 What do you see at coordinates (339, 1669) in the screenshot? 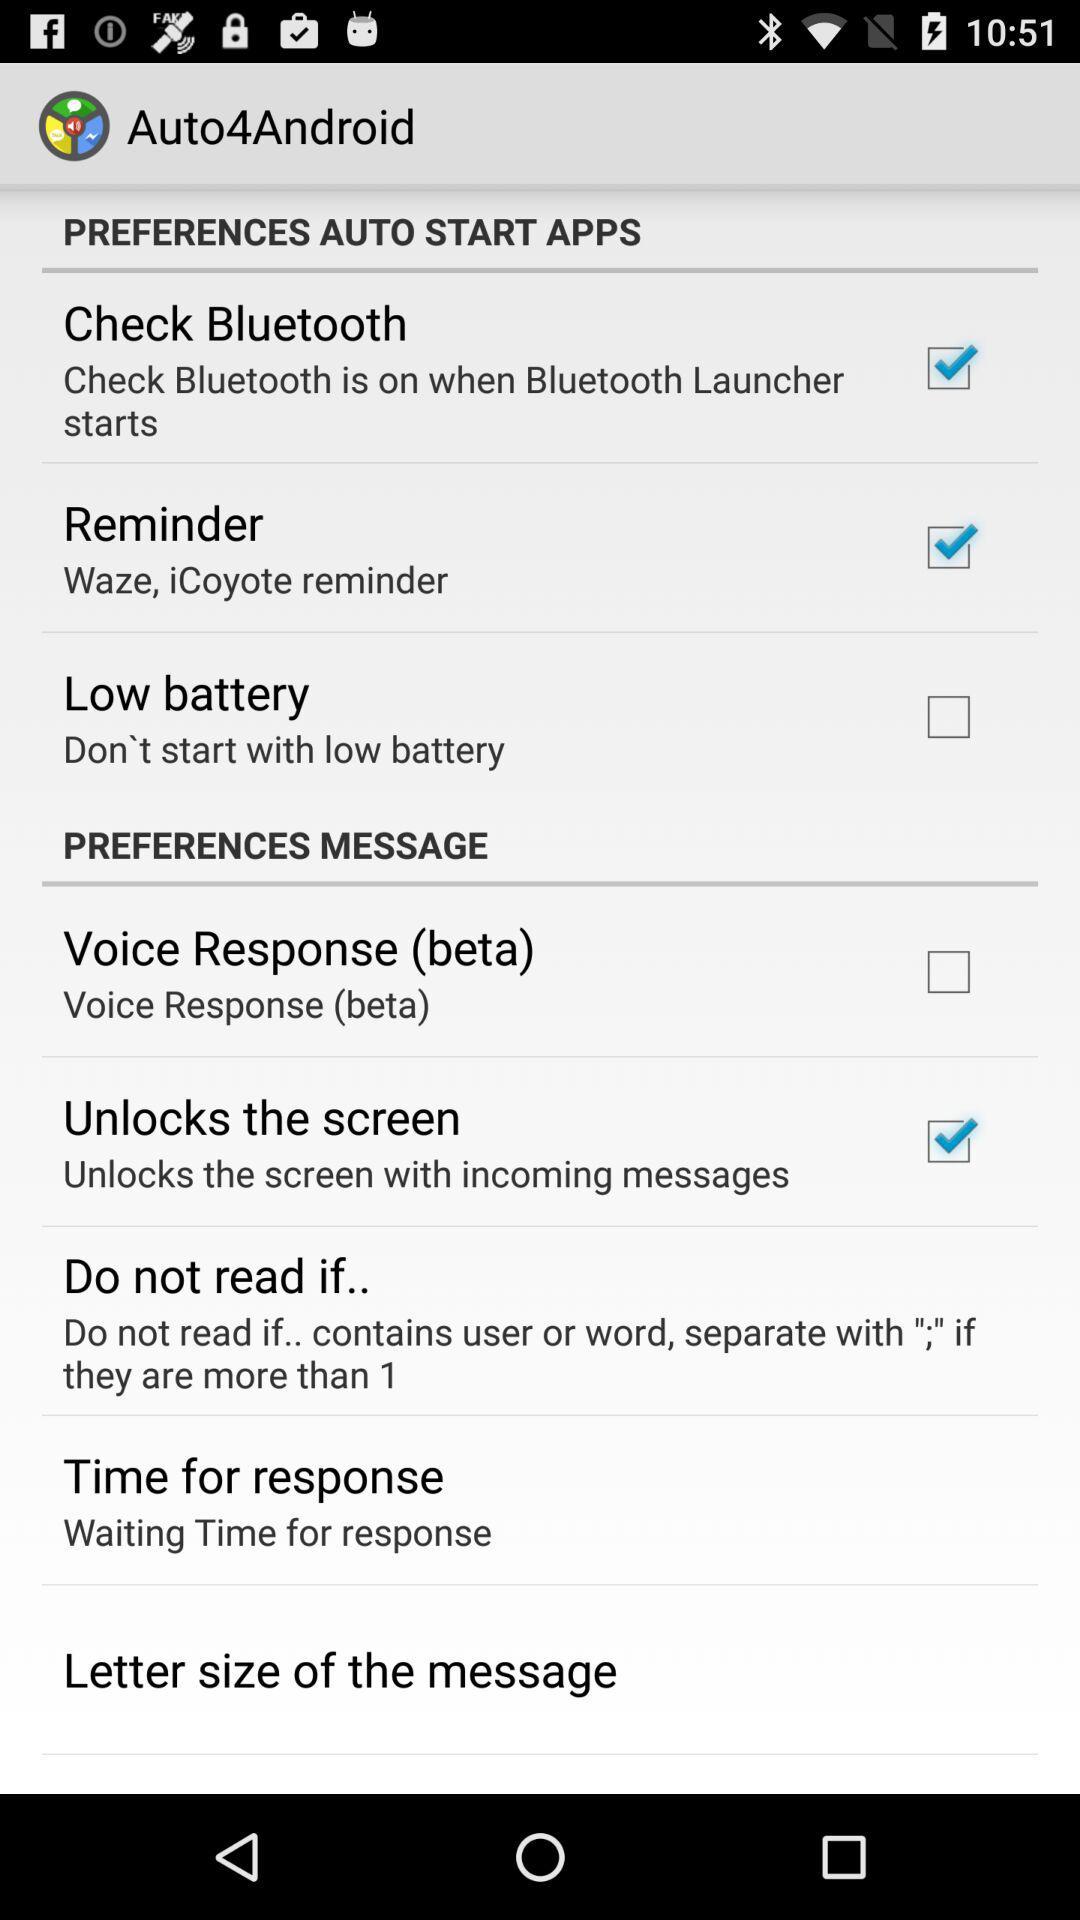
I see `letter size of` at bounding box center [339, 1669].